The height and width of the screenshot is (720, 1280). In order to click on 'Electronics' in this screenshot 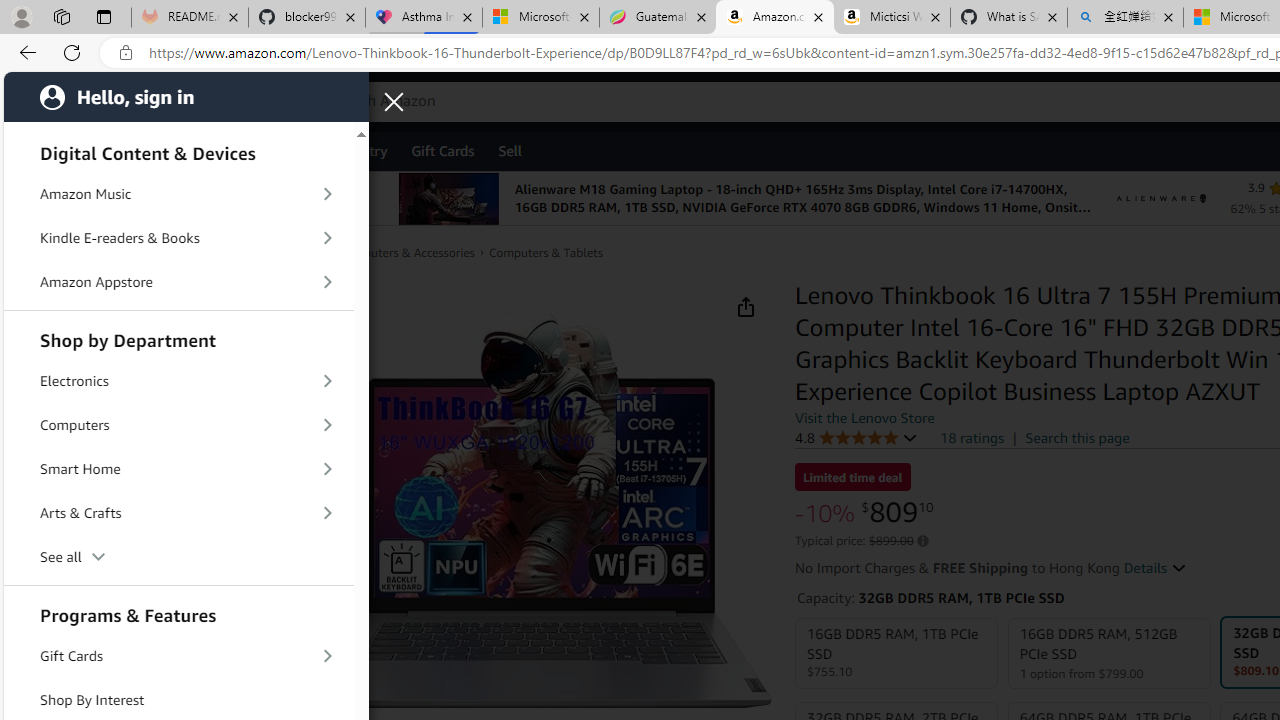, I will do `click(179, 381)`.